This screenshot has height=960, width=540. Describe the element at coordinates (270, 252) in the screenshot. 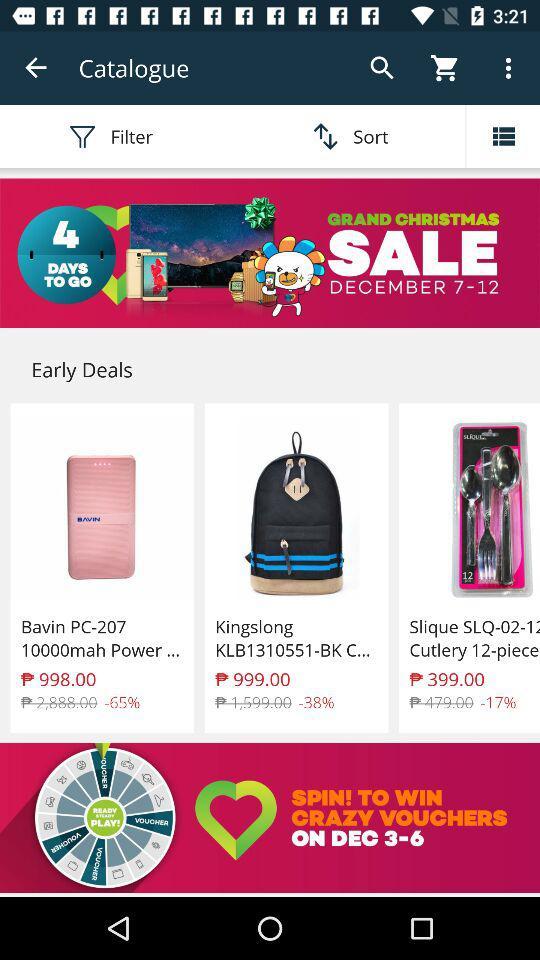

I see `shop sale` at that location.